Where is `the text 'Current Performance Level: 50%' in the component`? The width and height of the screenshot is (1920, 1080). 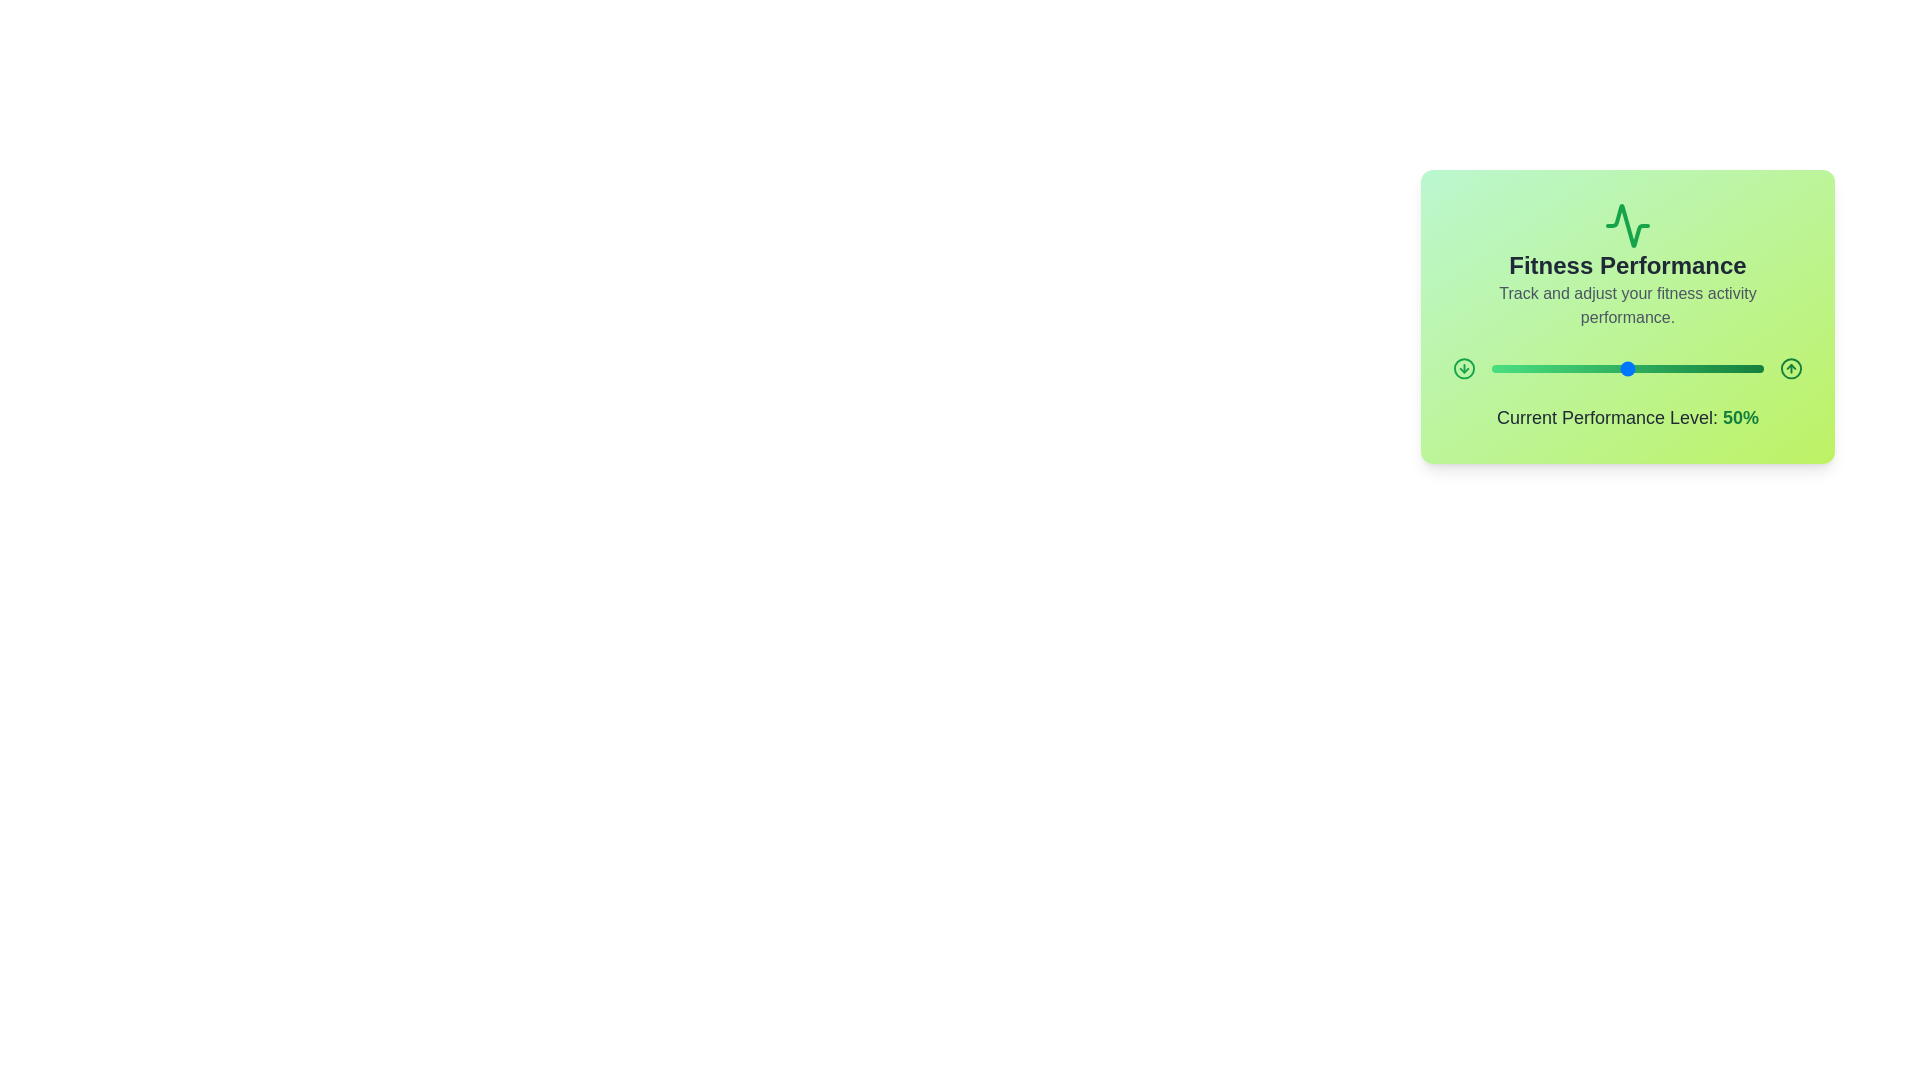 the text 'Current Performance Level: 50%' in the component is located at coordinates (1627, 393).